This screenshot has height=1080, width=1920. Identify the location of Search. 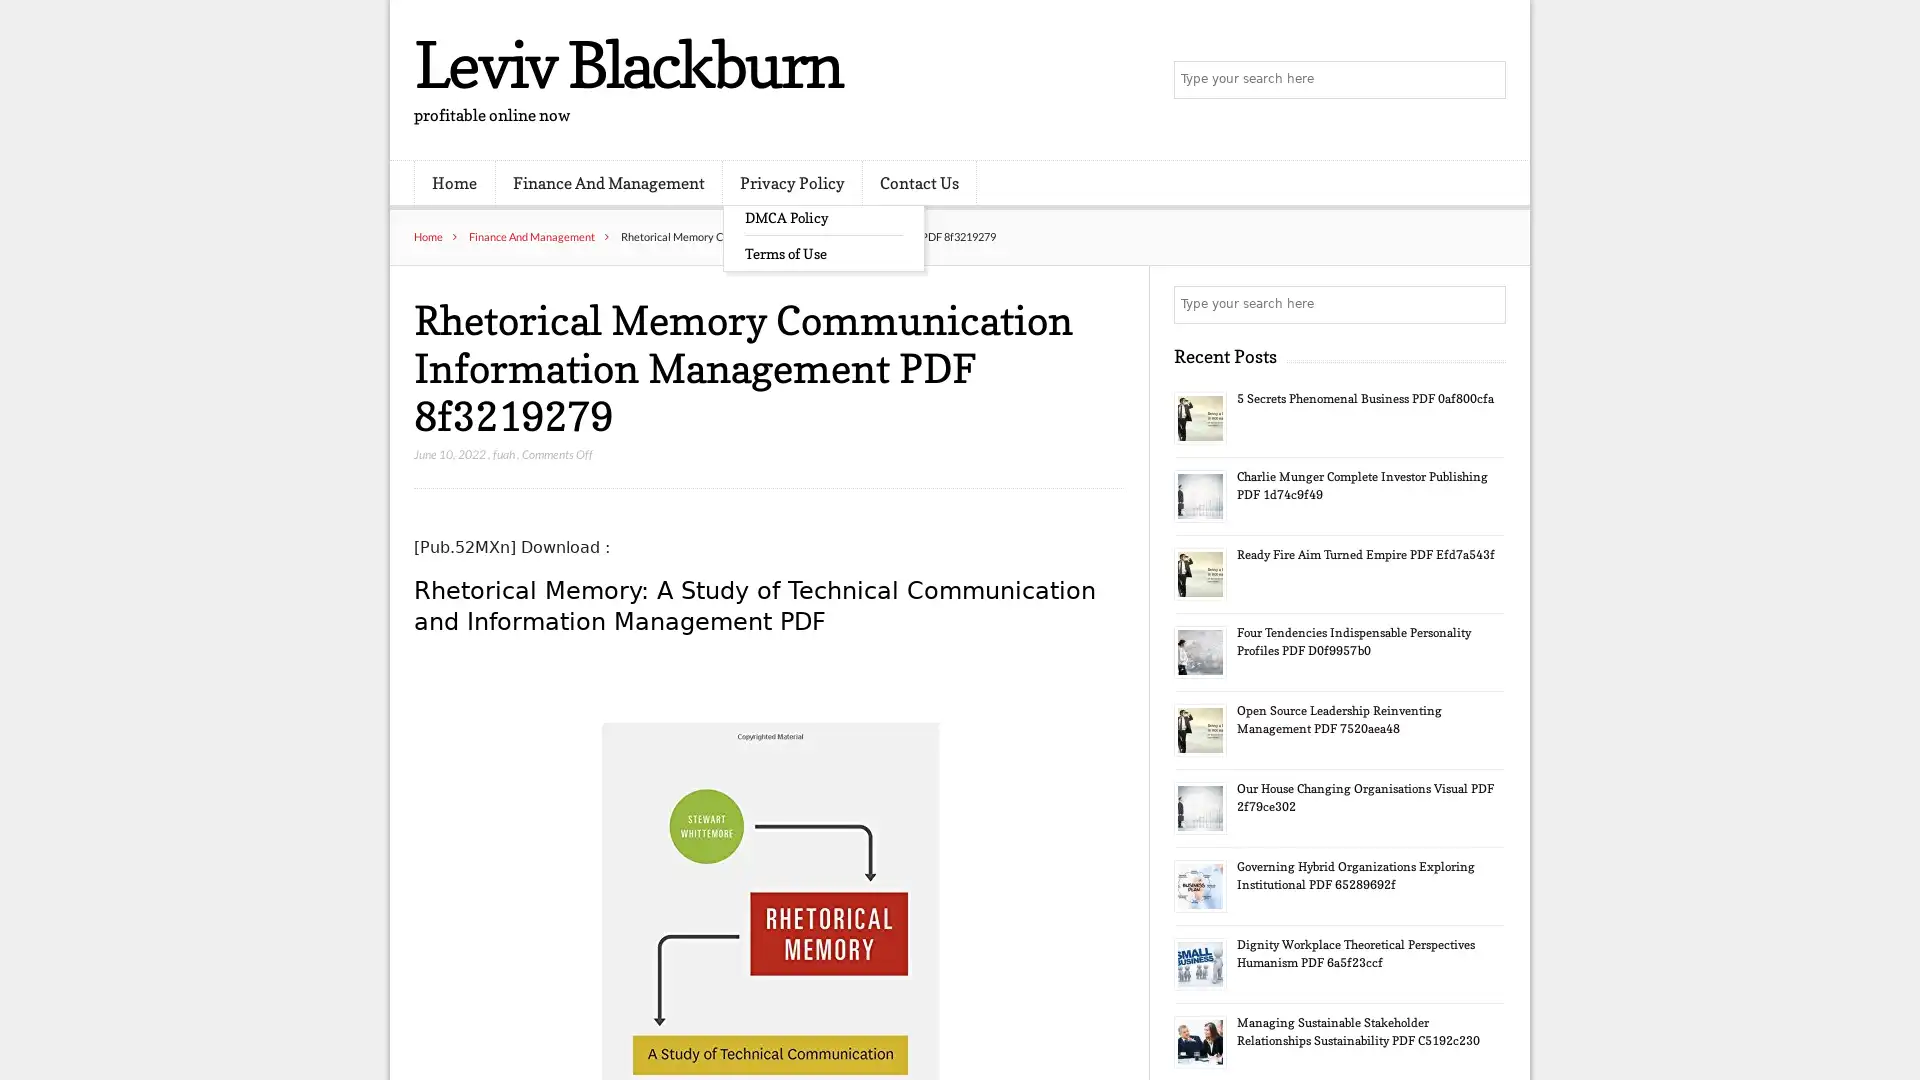
(1485, 80).